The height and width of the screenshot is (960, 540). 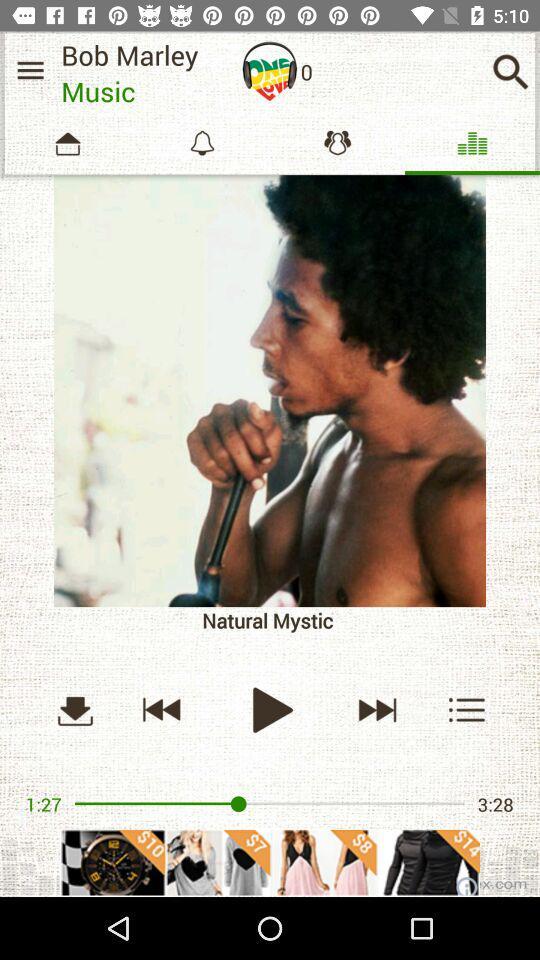 I want to click on front button, so click(x=376, y=709).